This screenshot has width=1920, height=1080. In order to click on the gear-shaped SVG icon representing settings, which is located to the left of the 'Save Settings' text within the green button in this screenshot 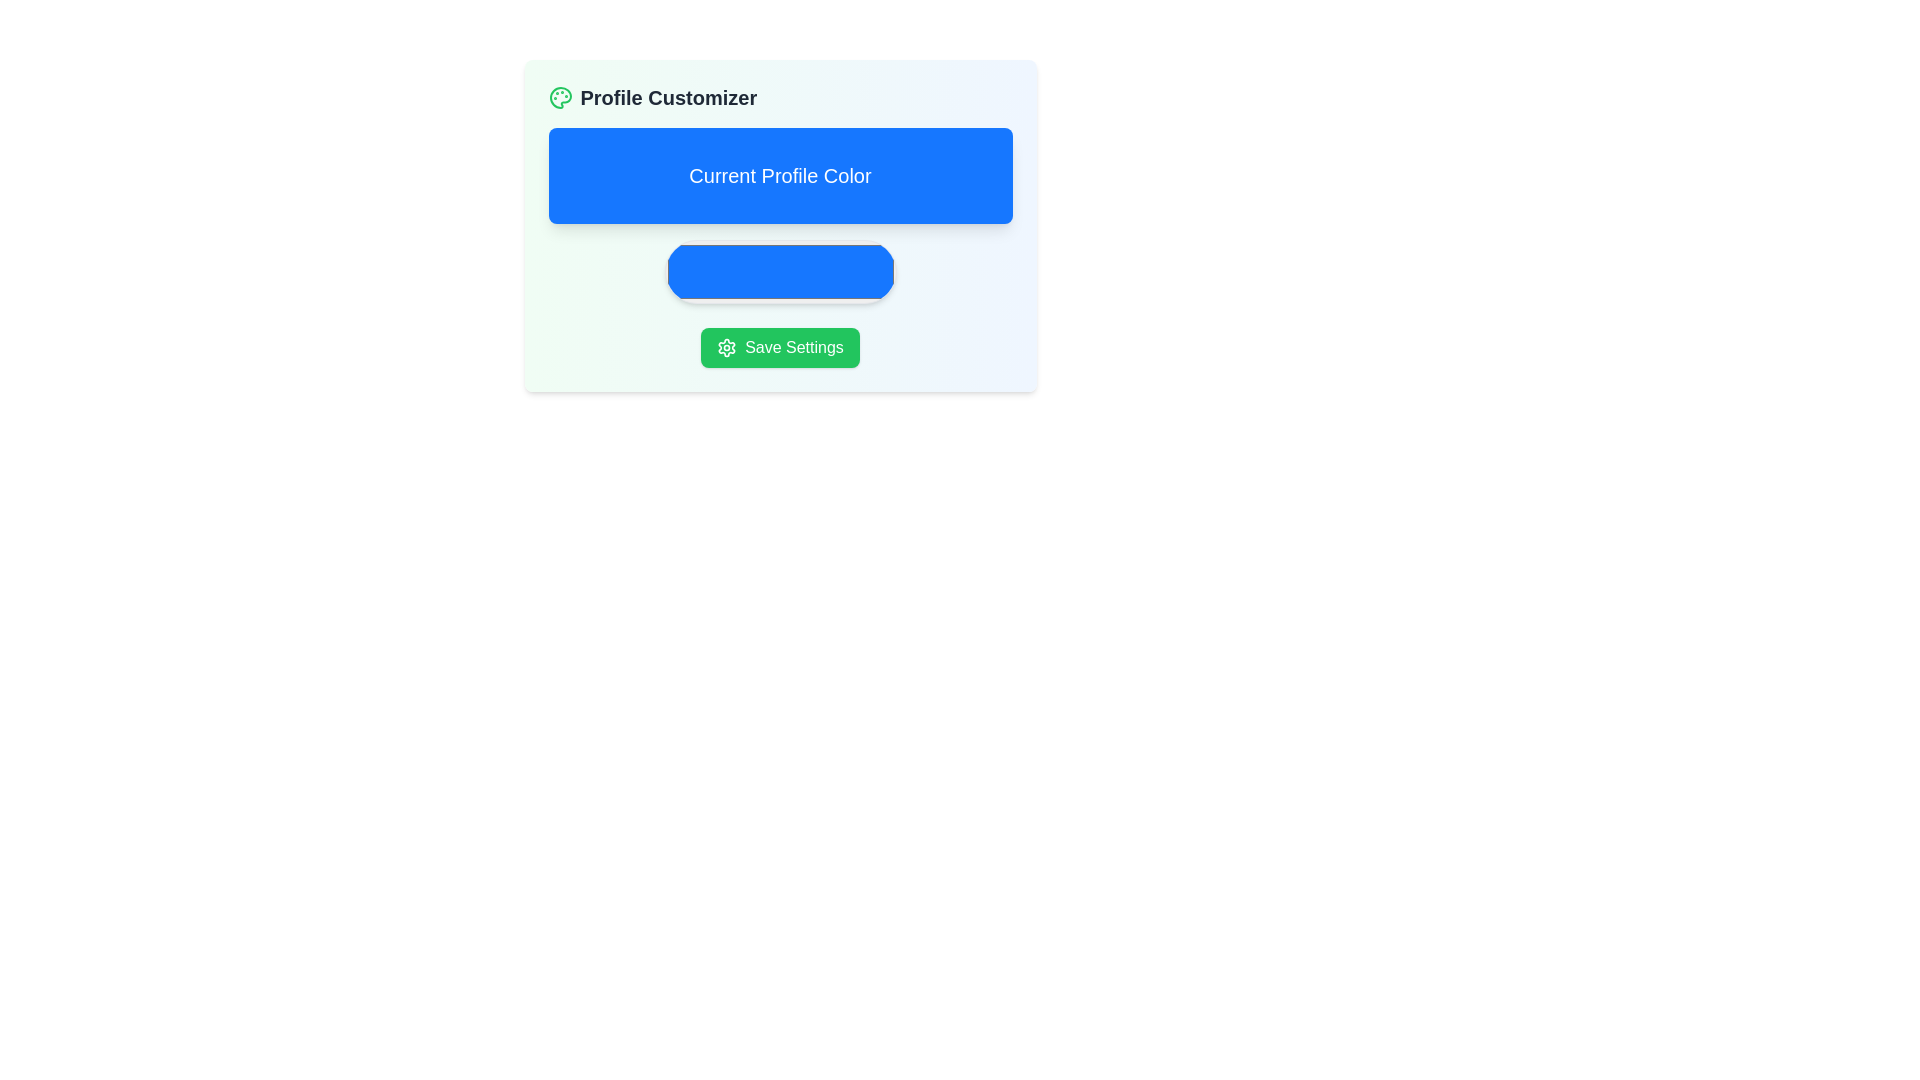, I will do `click(726, 346)`.